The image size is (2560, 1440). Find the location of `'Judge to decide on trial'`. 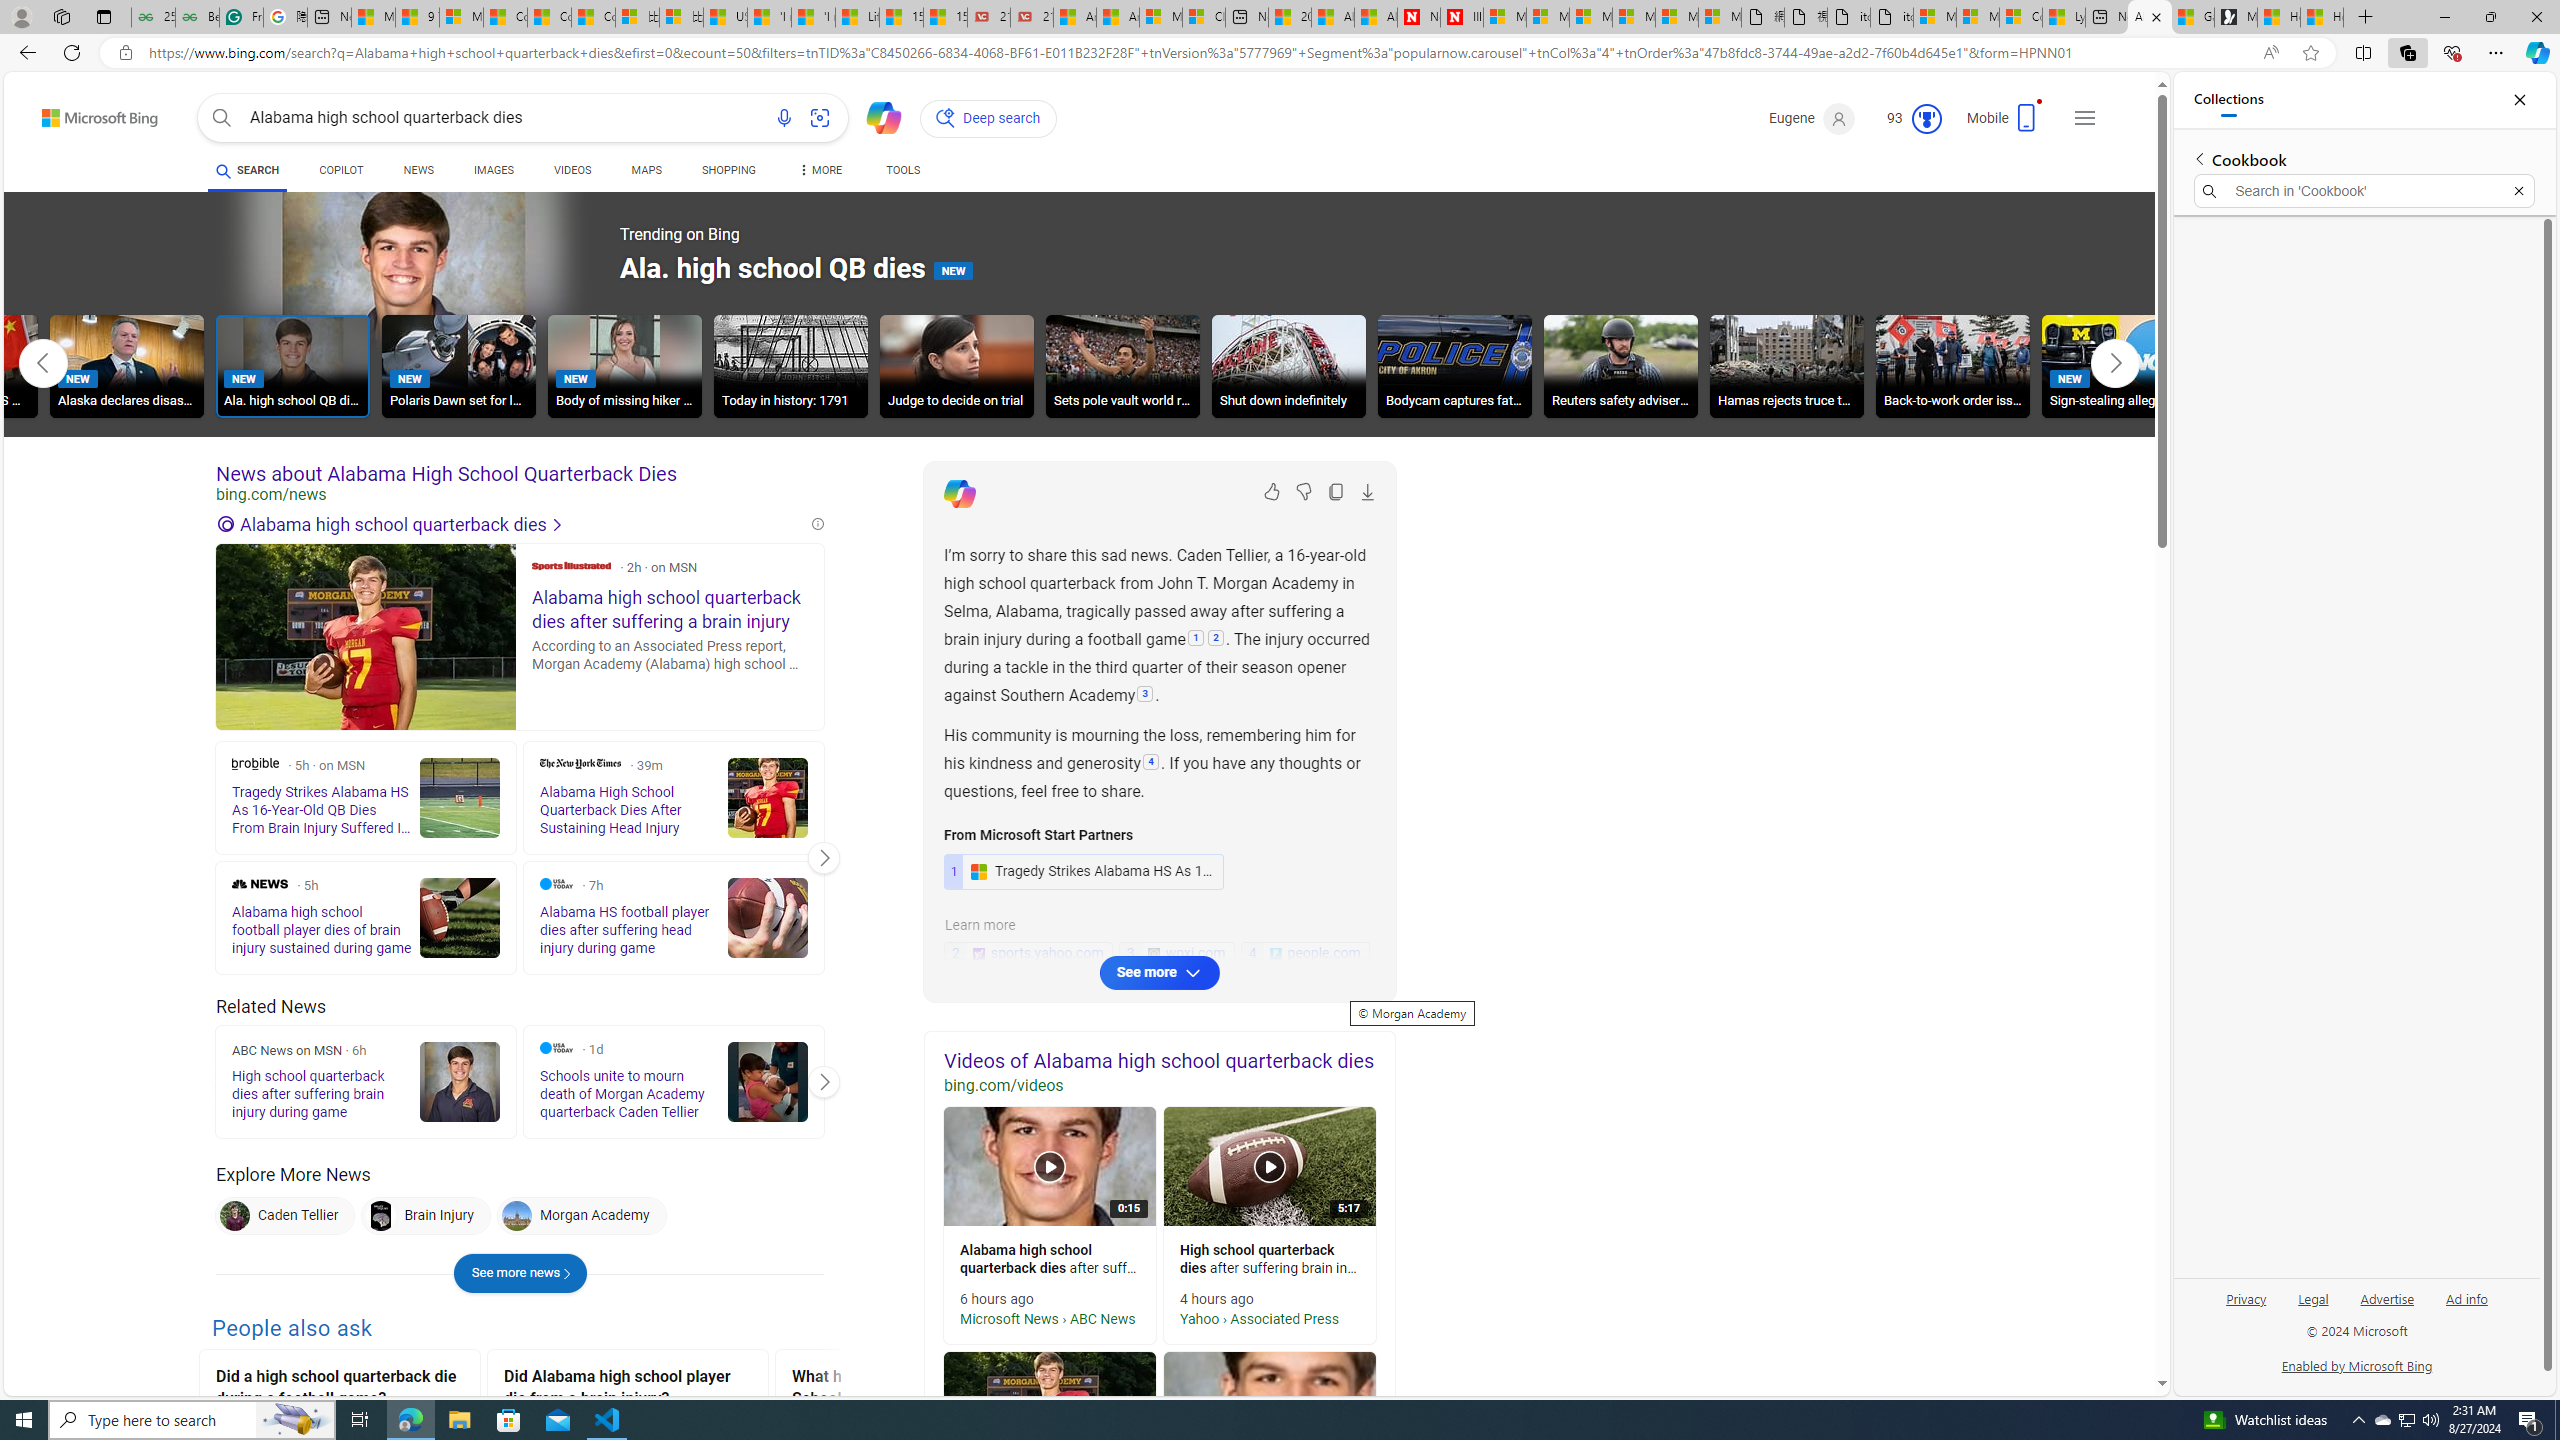

'Judge to decide on trial' is located at coordinates (957, 369).